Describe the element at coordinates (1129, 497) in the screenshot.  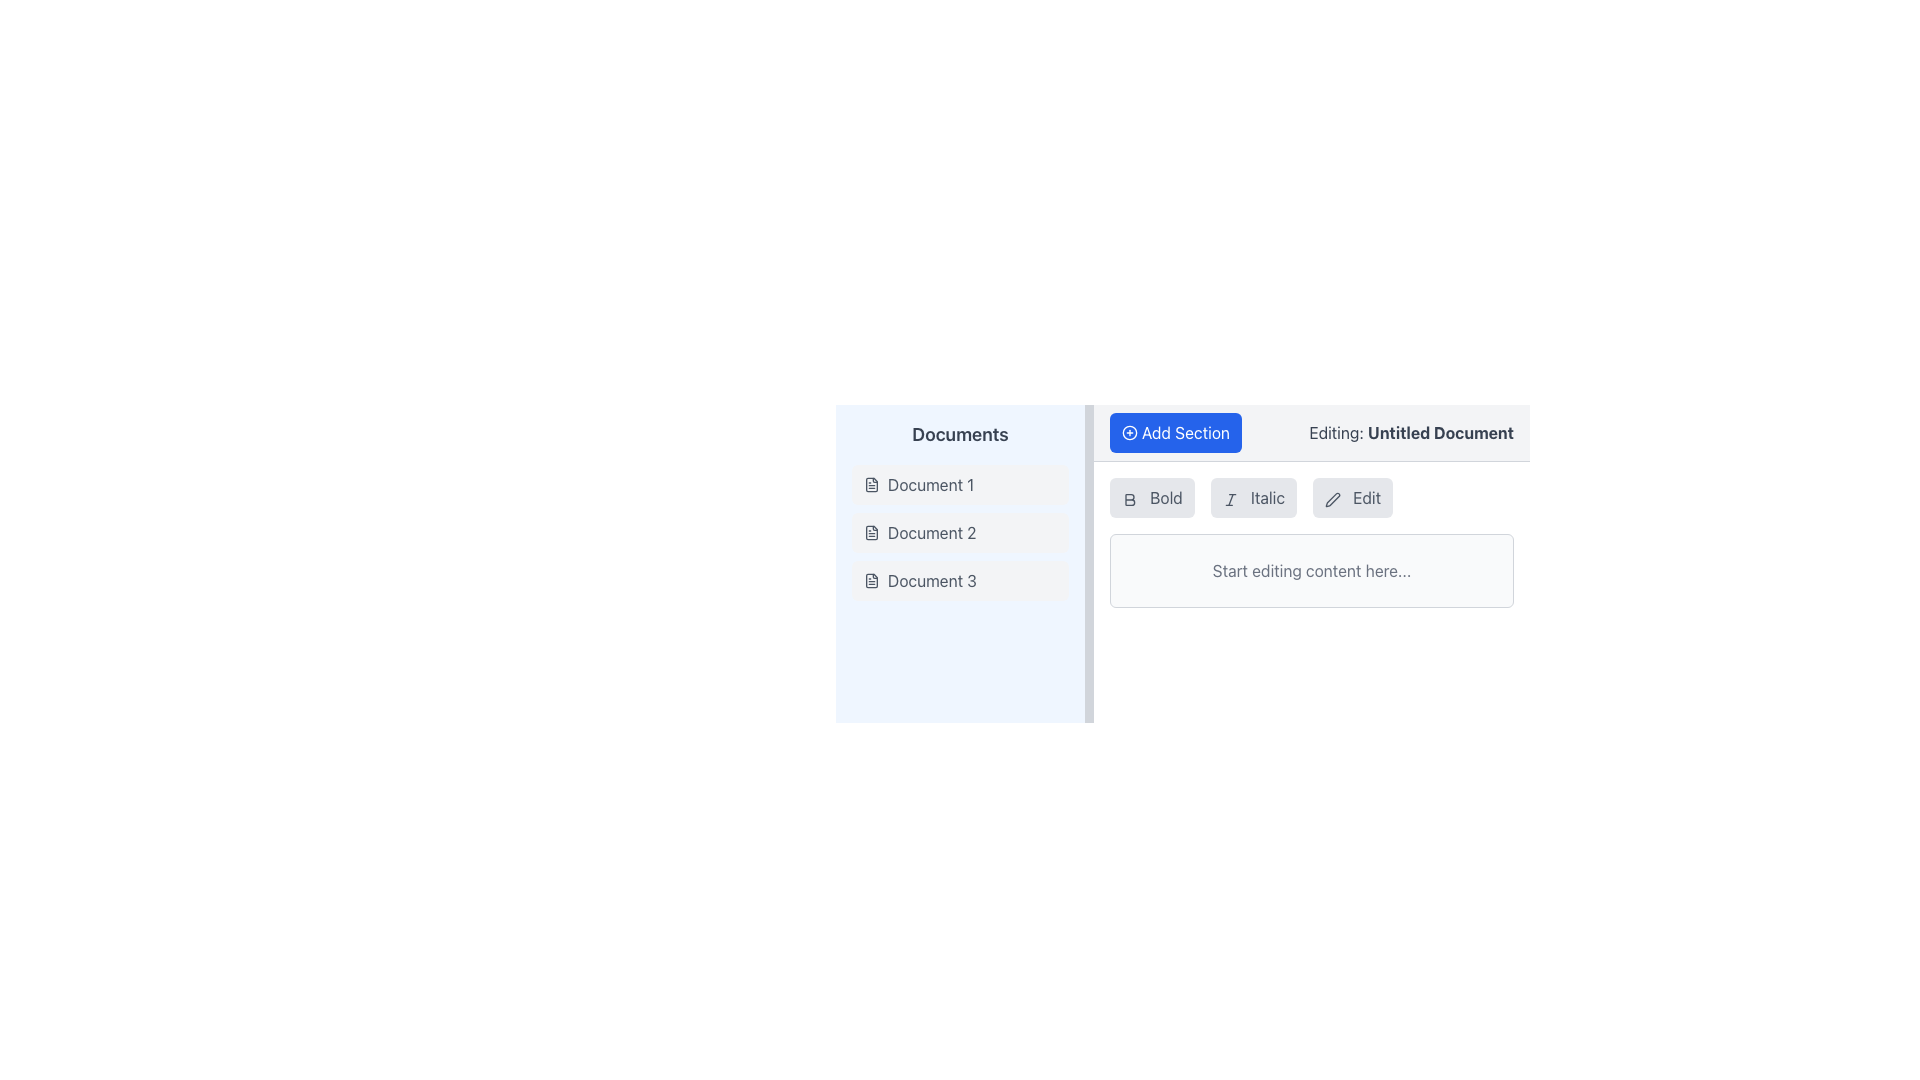
I see `'Bold' text formatting icon located in the toolbar below the headers, which serves as a visual indicator for making text thicker and more prominent` at that location.